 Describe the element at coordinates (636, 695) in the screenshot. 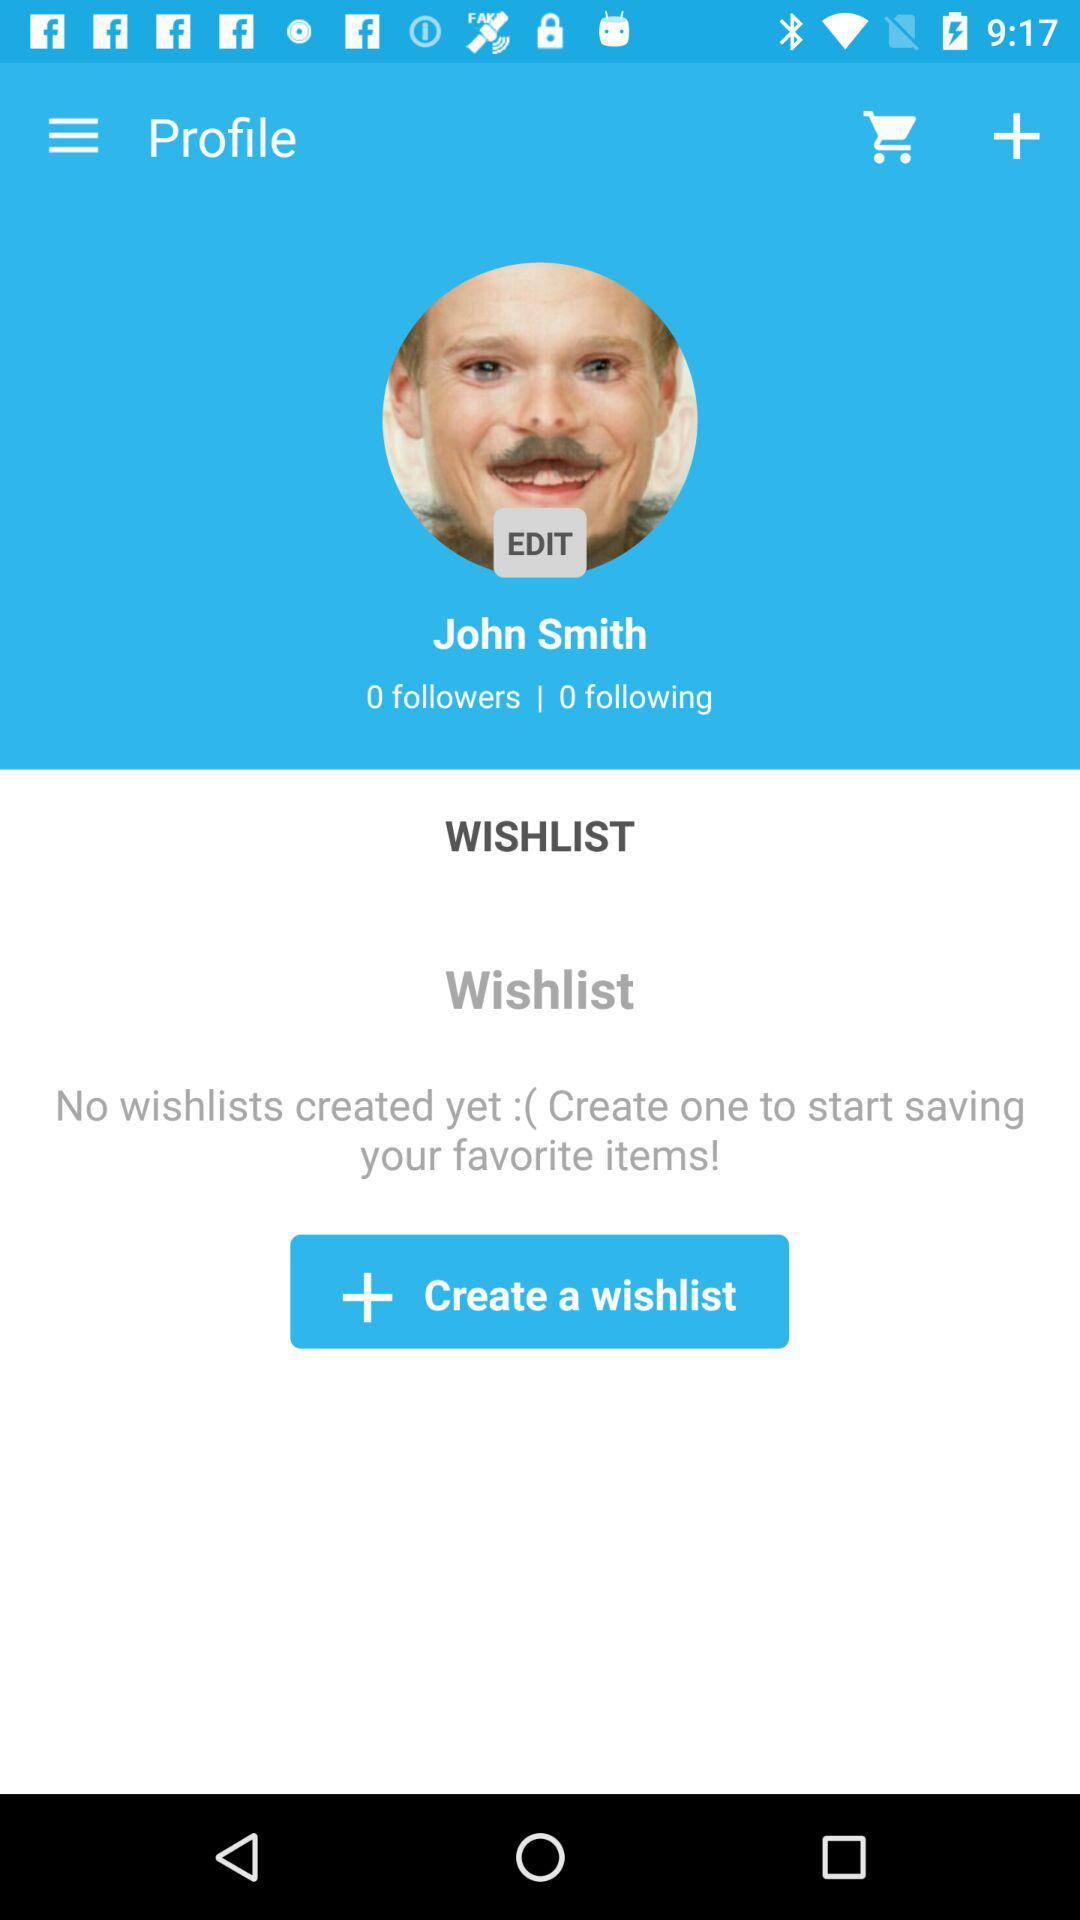

I see `icon next to the   |` at that location.